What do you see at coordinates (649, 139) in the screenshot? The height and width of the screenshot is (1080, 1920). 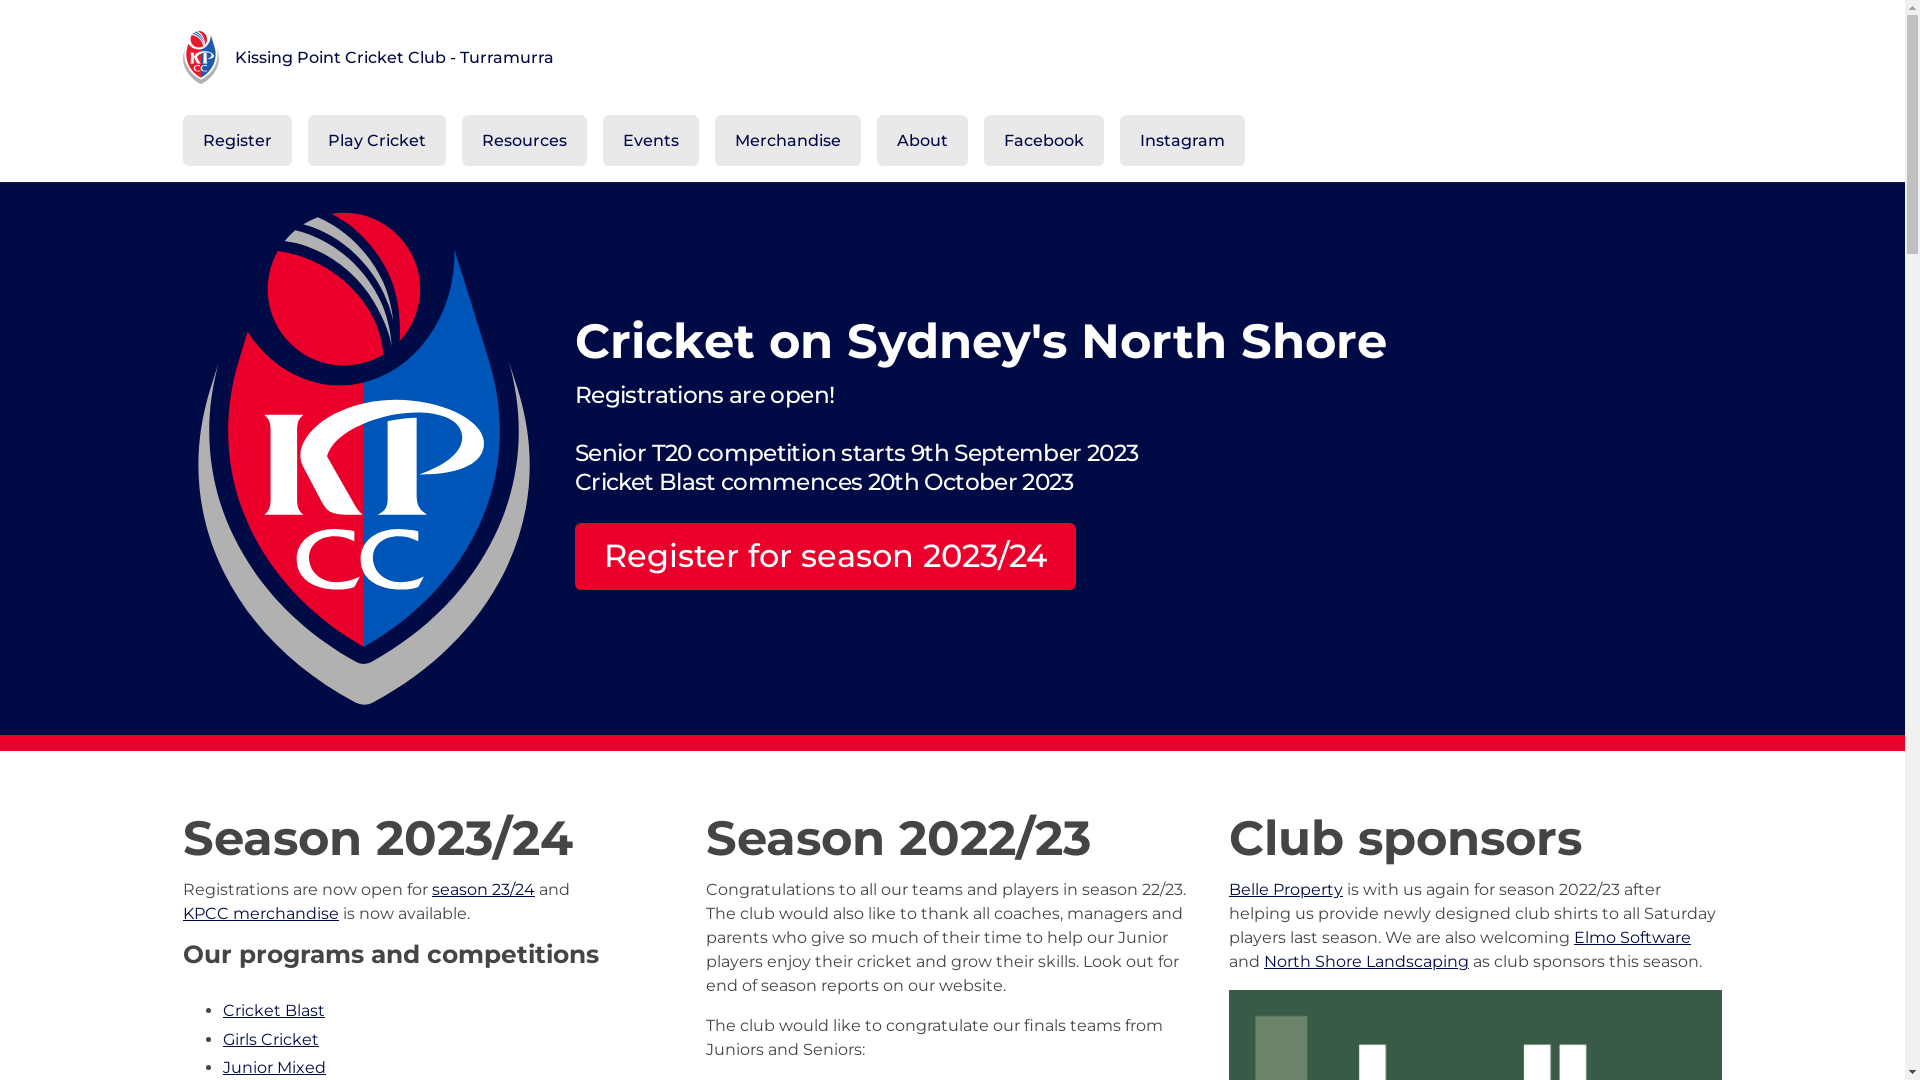 I see `'Events'` at bounding box center [649, 139].